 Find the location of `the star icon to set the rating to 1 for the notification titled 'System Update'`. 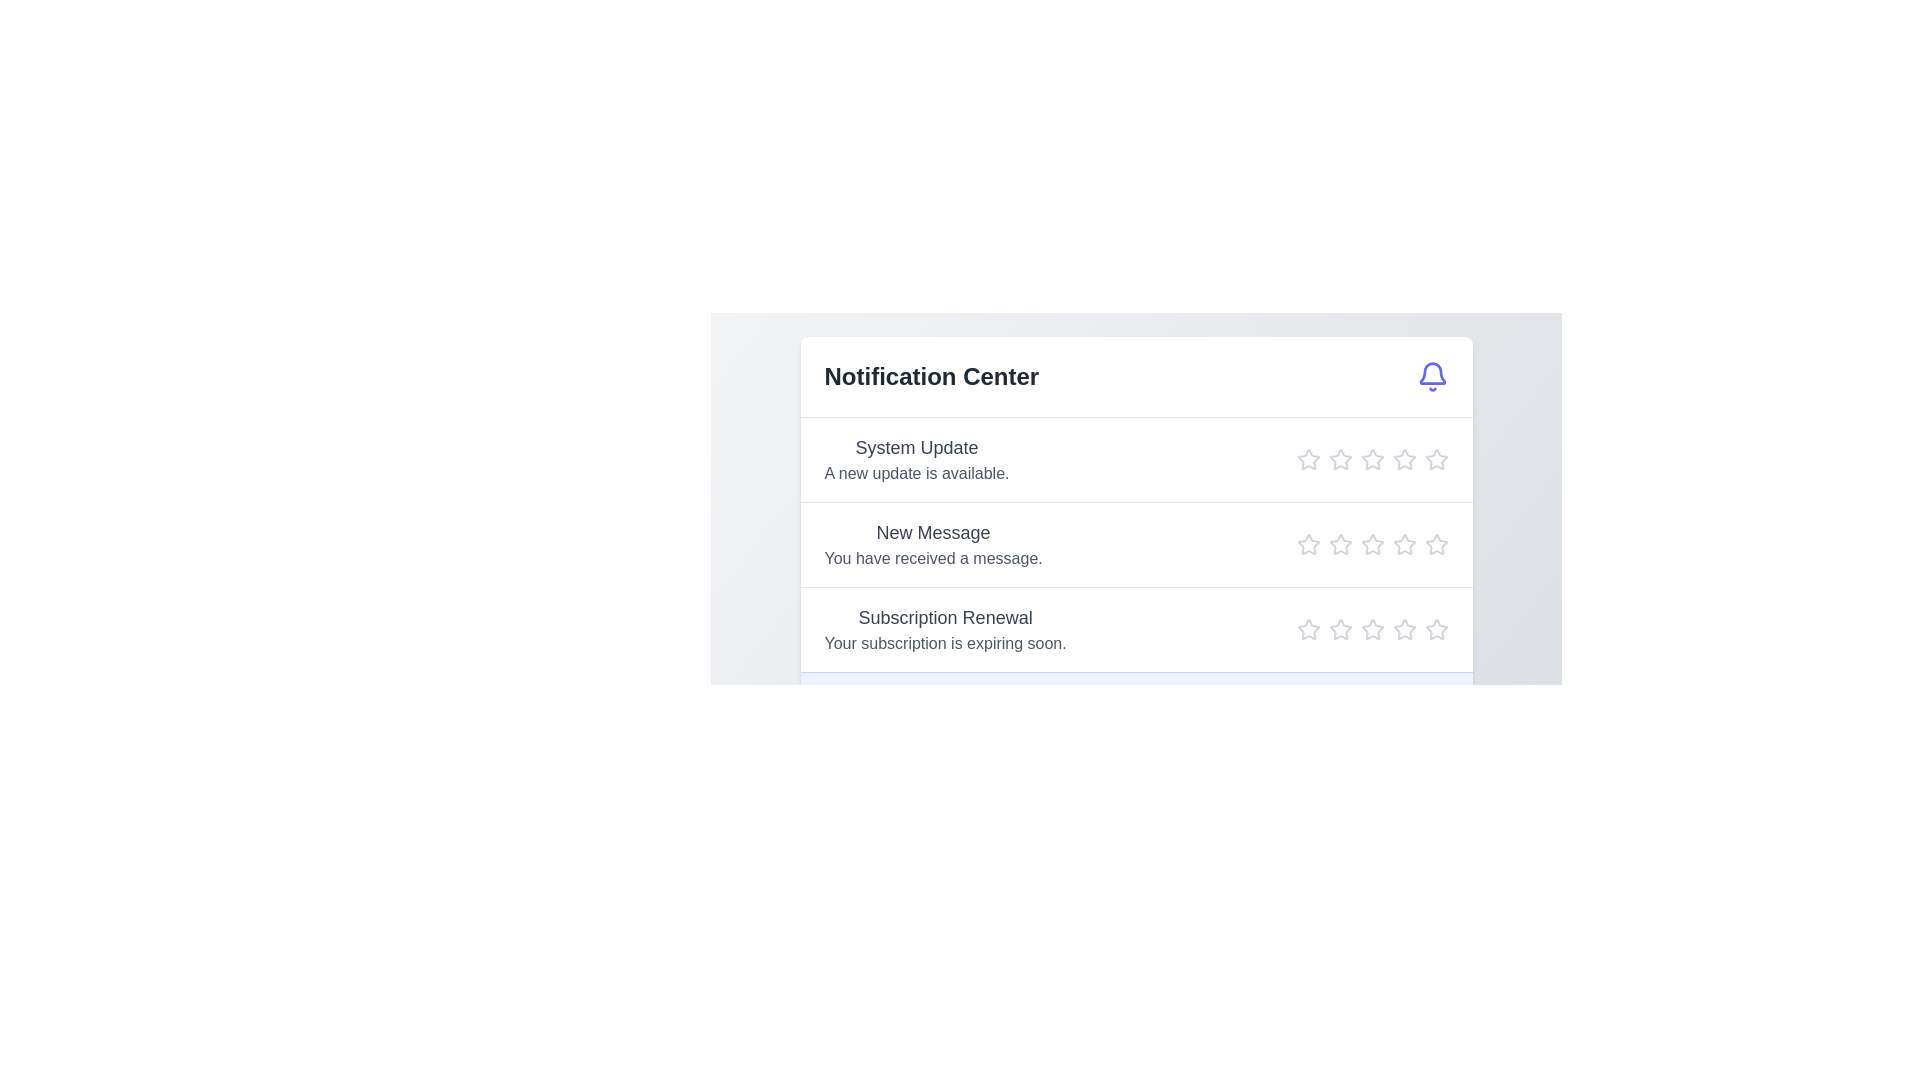

the star icon to set the rating to 1 for the notification titled 'System Update' is located at coordinates (1308, 459).